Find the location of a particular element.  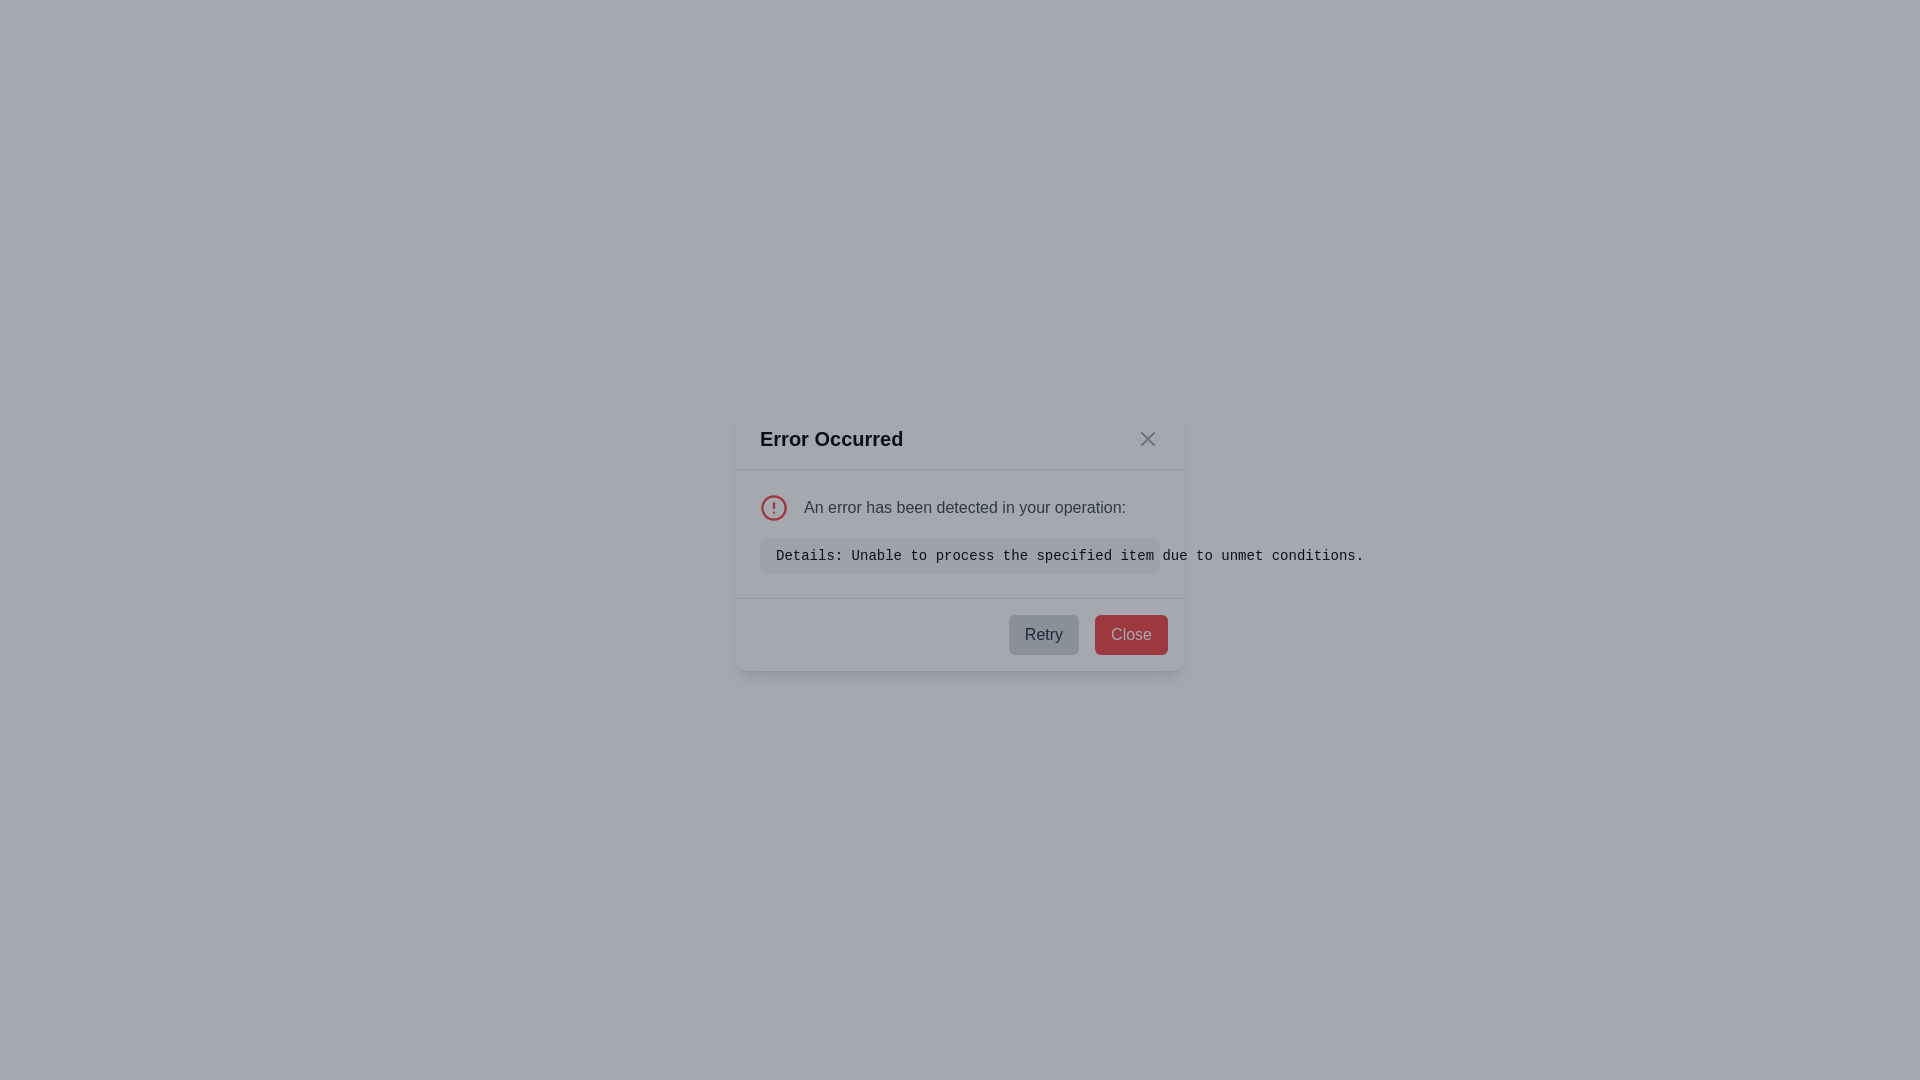

the static text label 'An error has been detected in your operation:' which is part of the error notification interface, located below the modal title 'Error Occurred' is located at coordinates (960, 507).